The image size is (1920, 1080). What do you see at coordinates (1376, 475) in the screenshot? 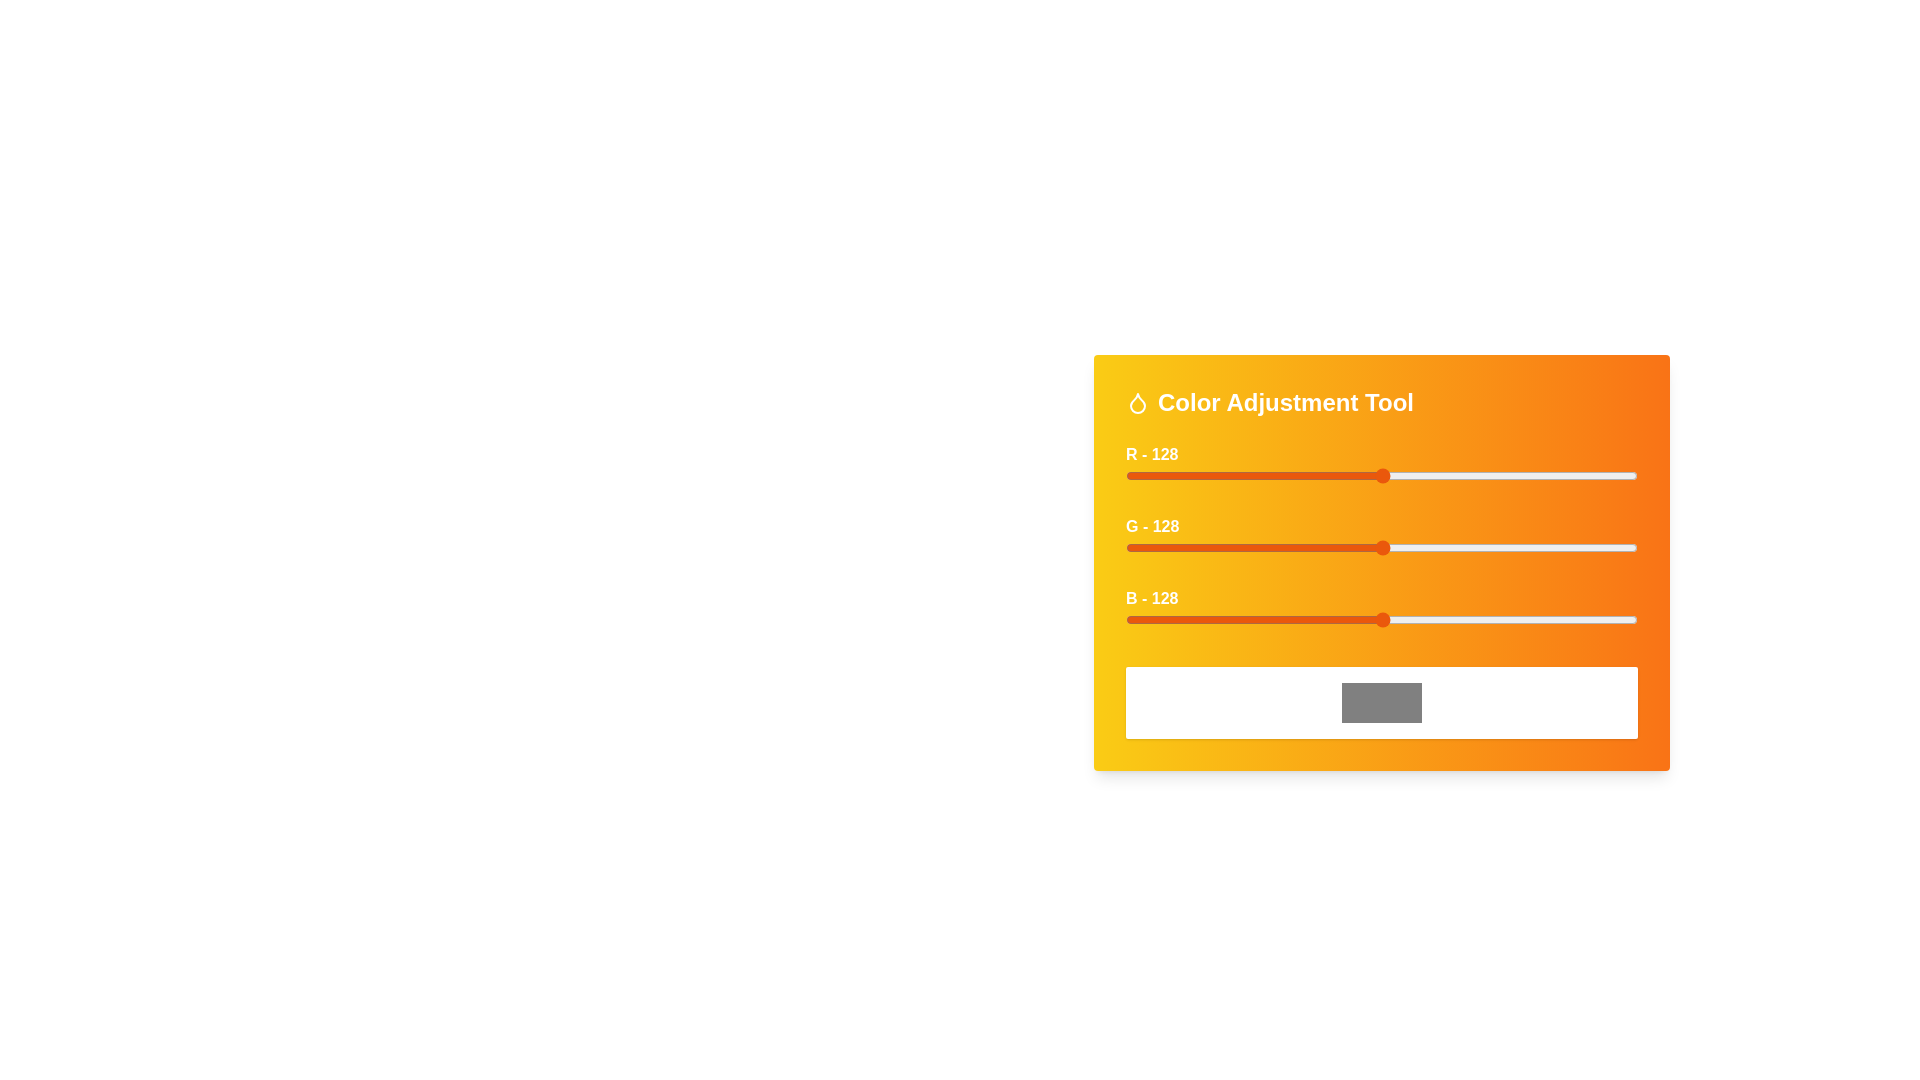
I see `the red slider to 125` at bounding box center [1376, 475].